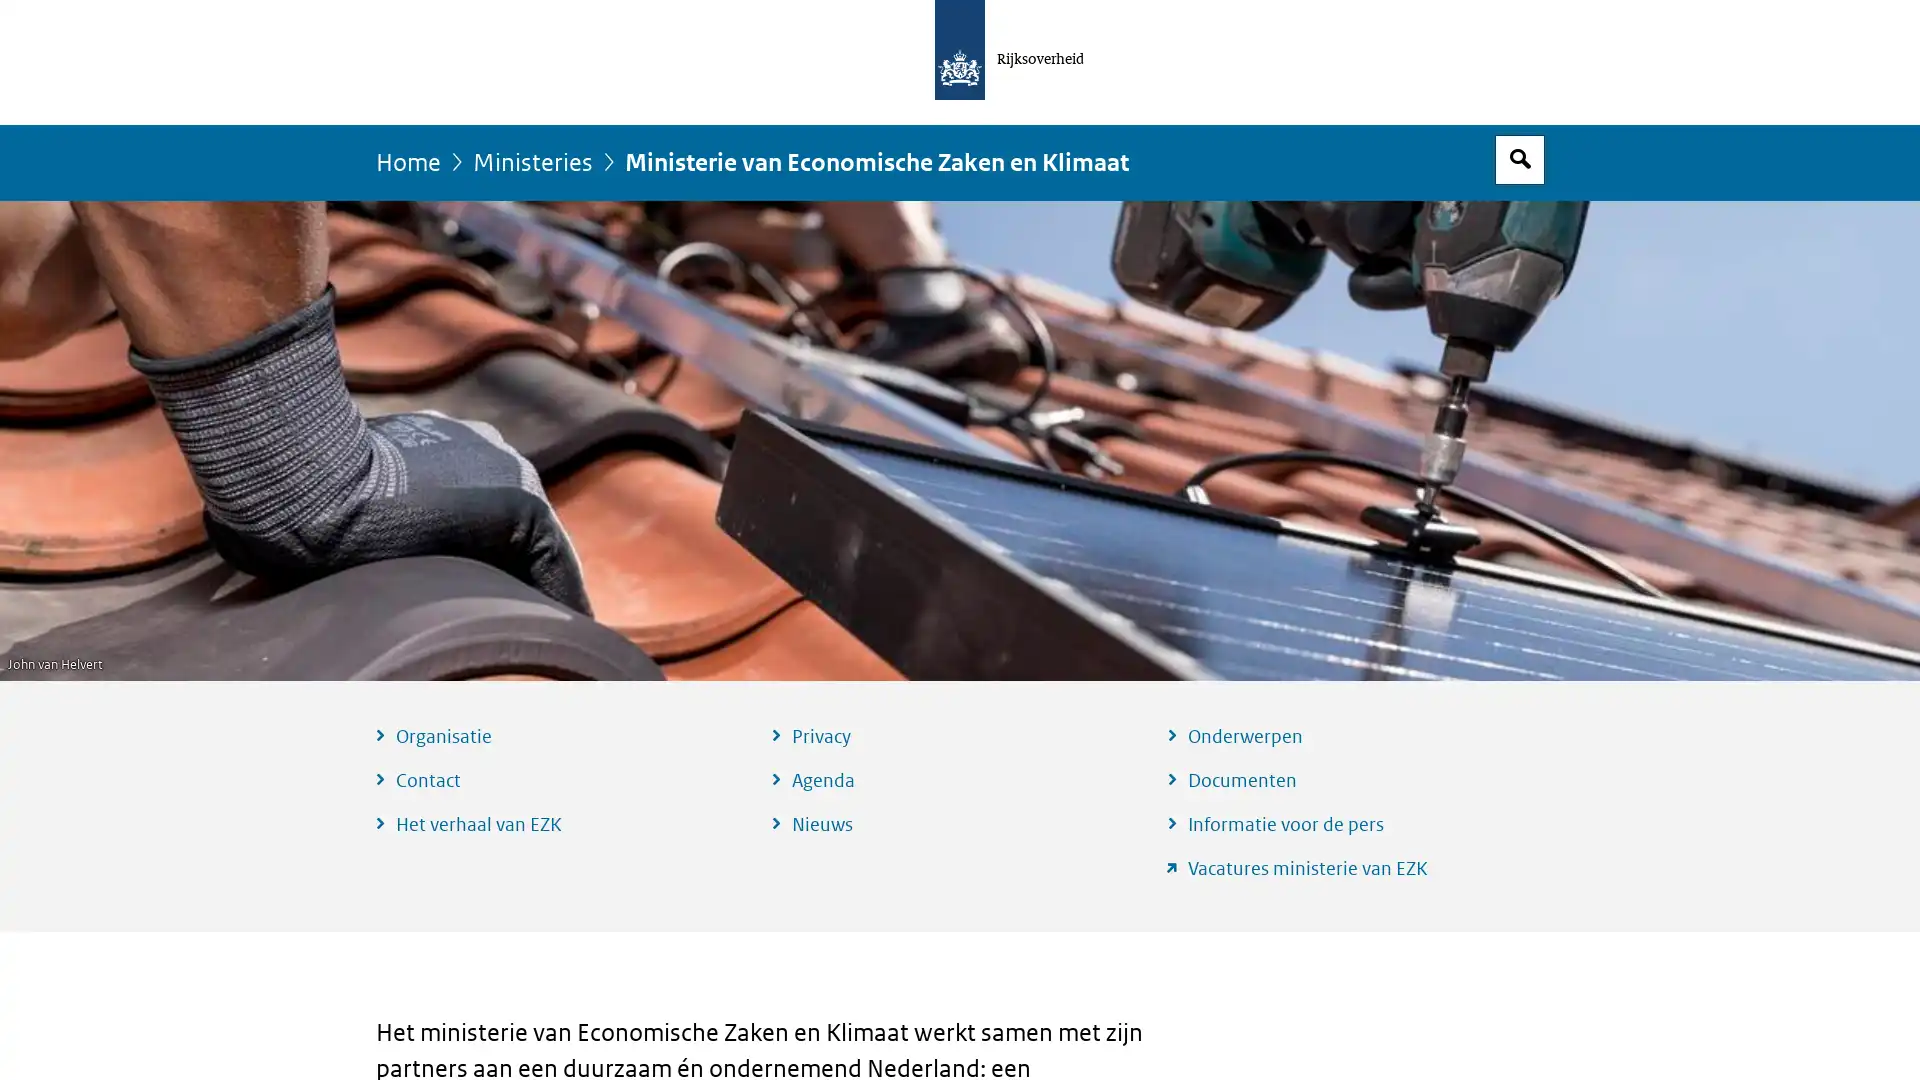 Image resolution: width=1920 pixels, height=1080 pixels. Describe the element at coordinates (1520, 158) in the screenshot. I see `Open zoekveld` at that location.